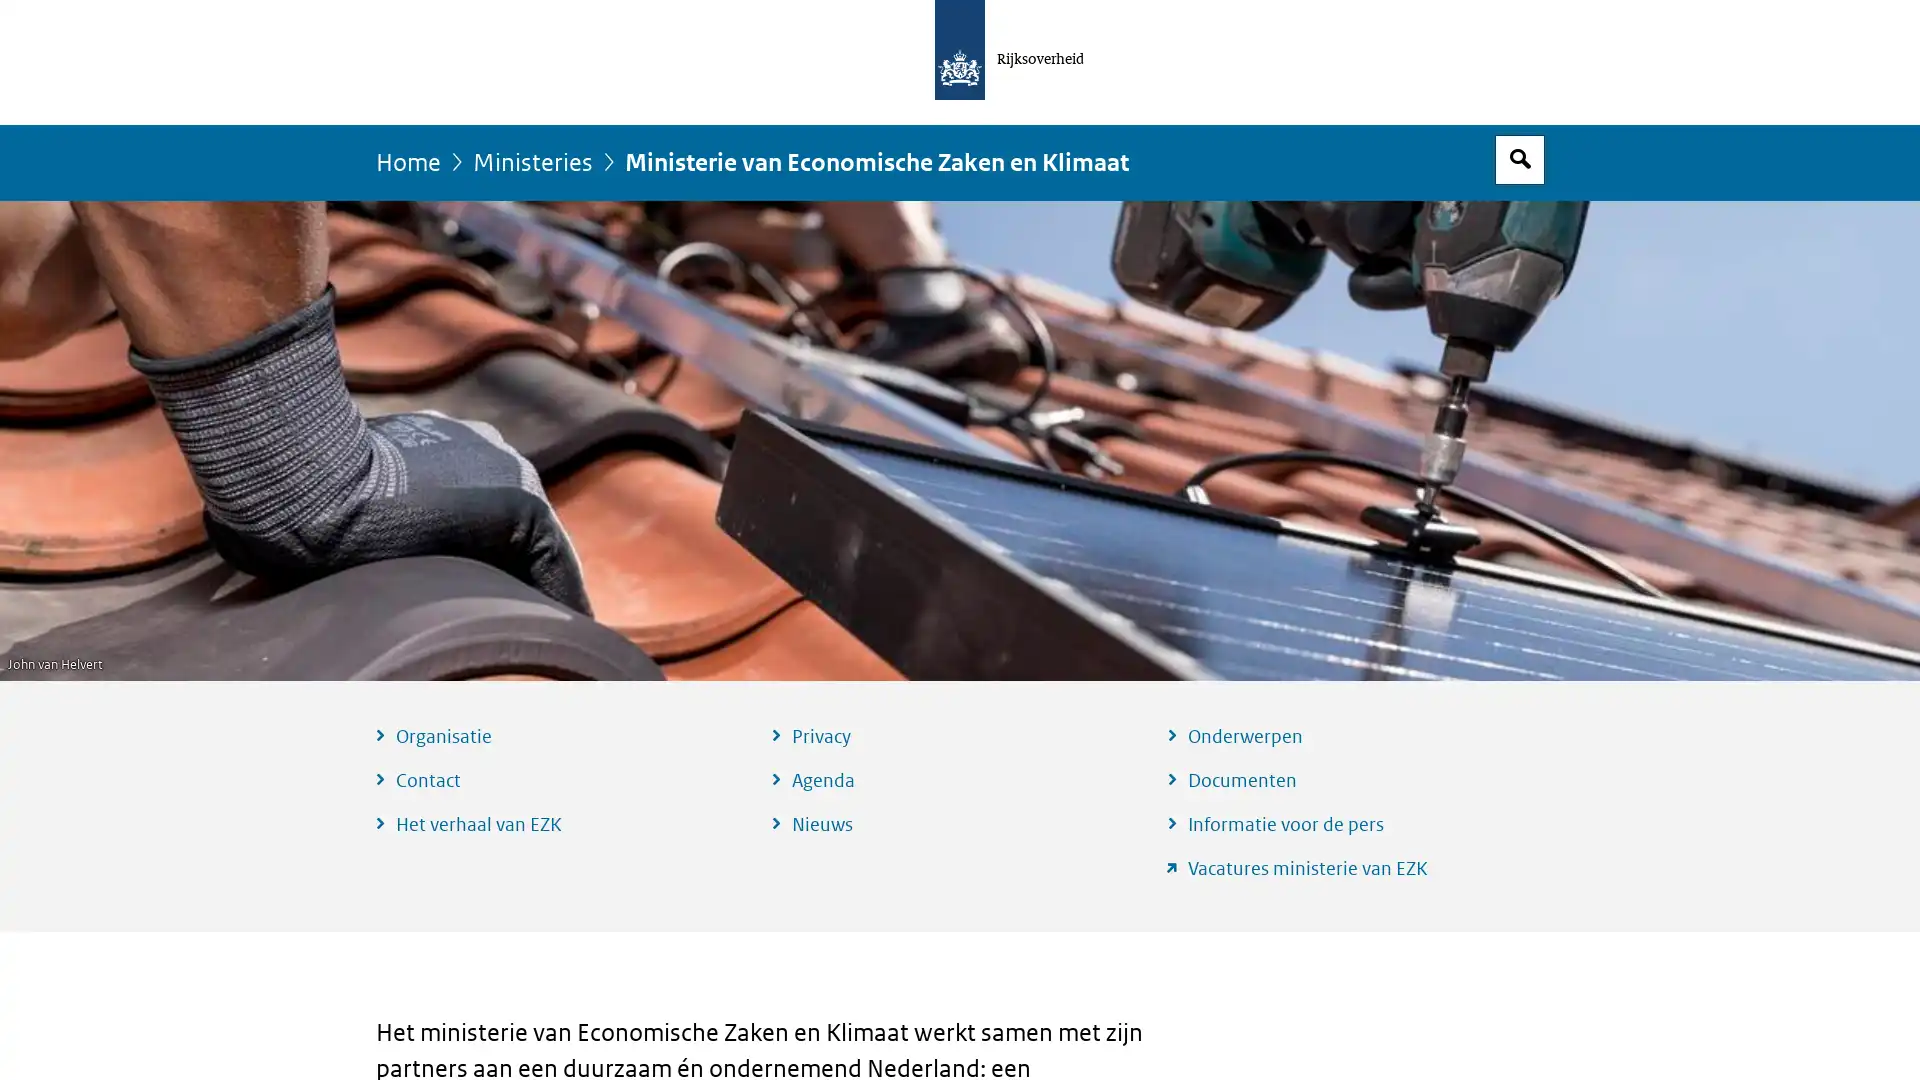 Image resolution: width=1920 pixels, height=1080 pixels. Describe the element at coordinates (1520, 158) in the screenshot. I see `Open zoekveld` at that location.